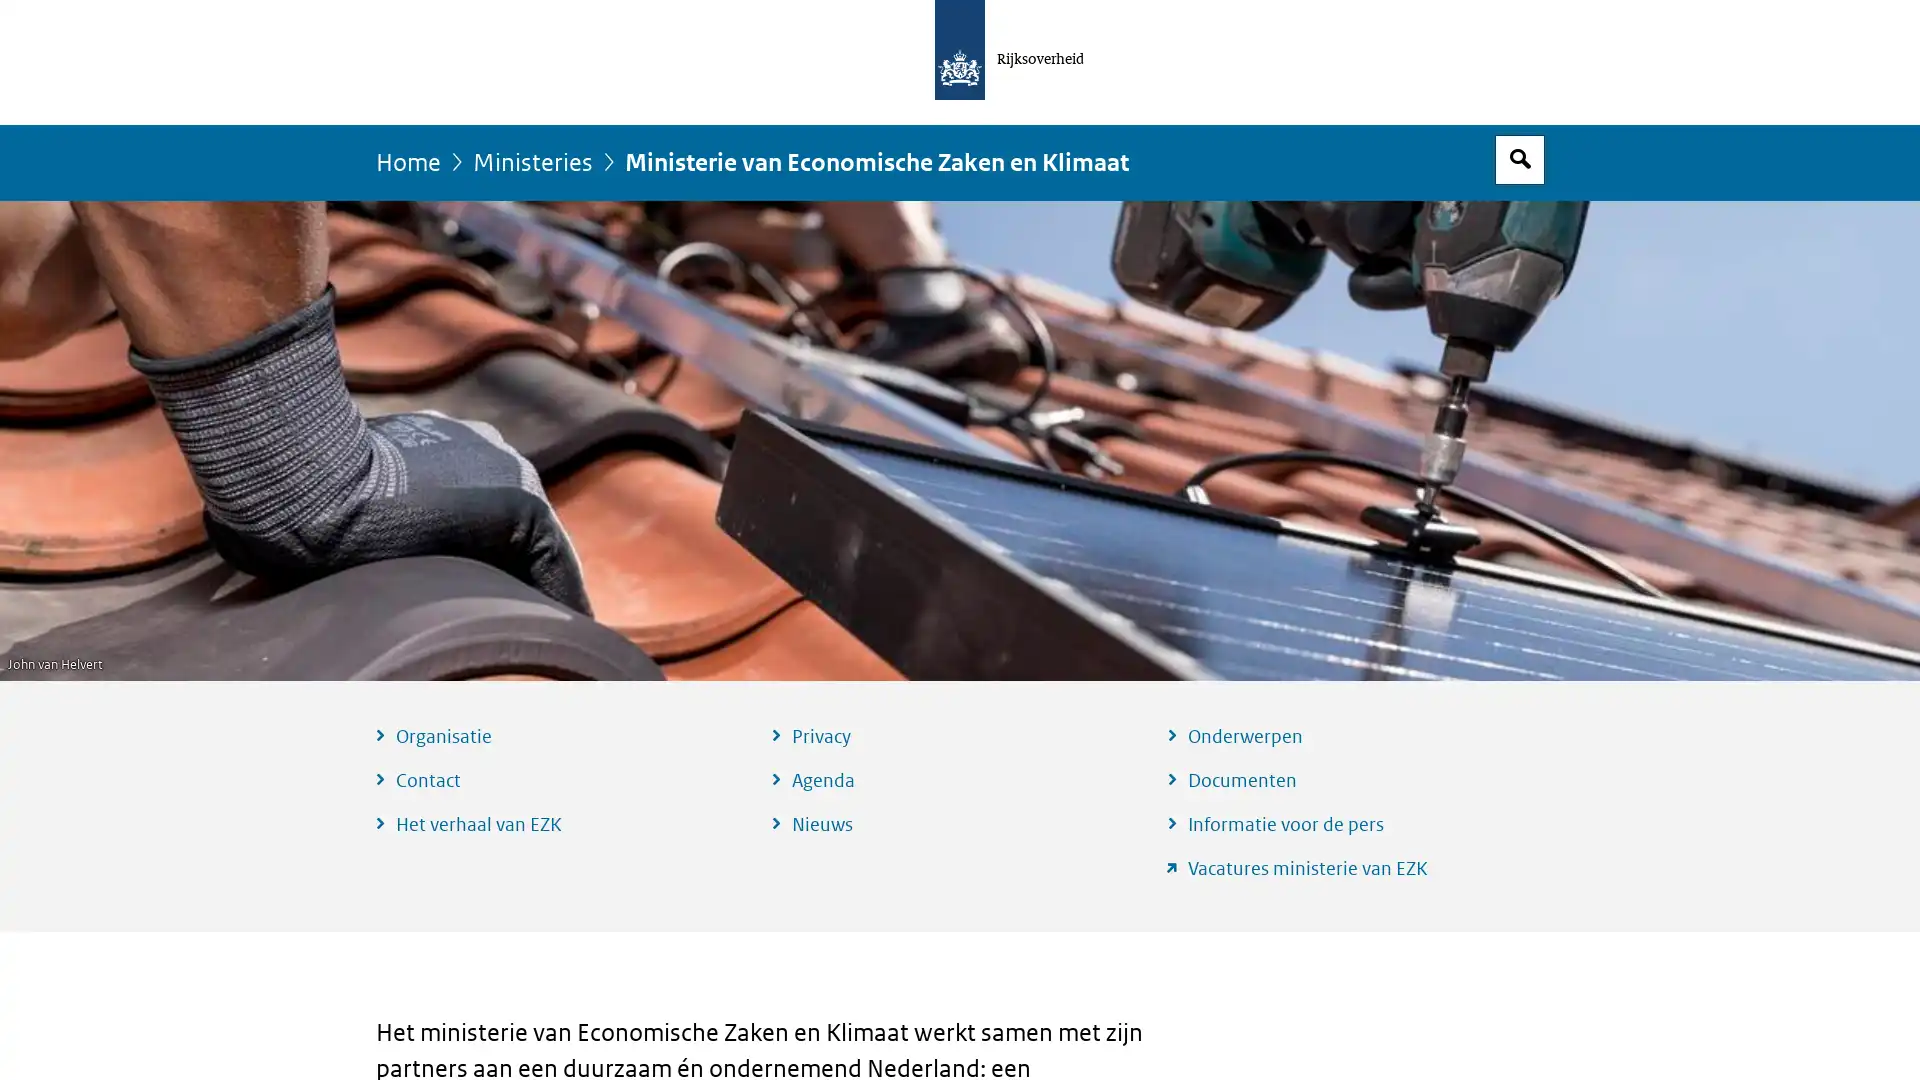 Image resolution: width=1920 pixels, height=1080 pixels. Describe the element at coordinates (1520, 158) in the screenshot. I see `Open zoekveld` at that location.